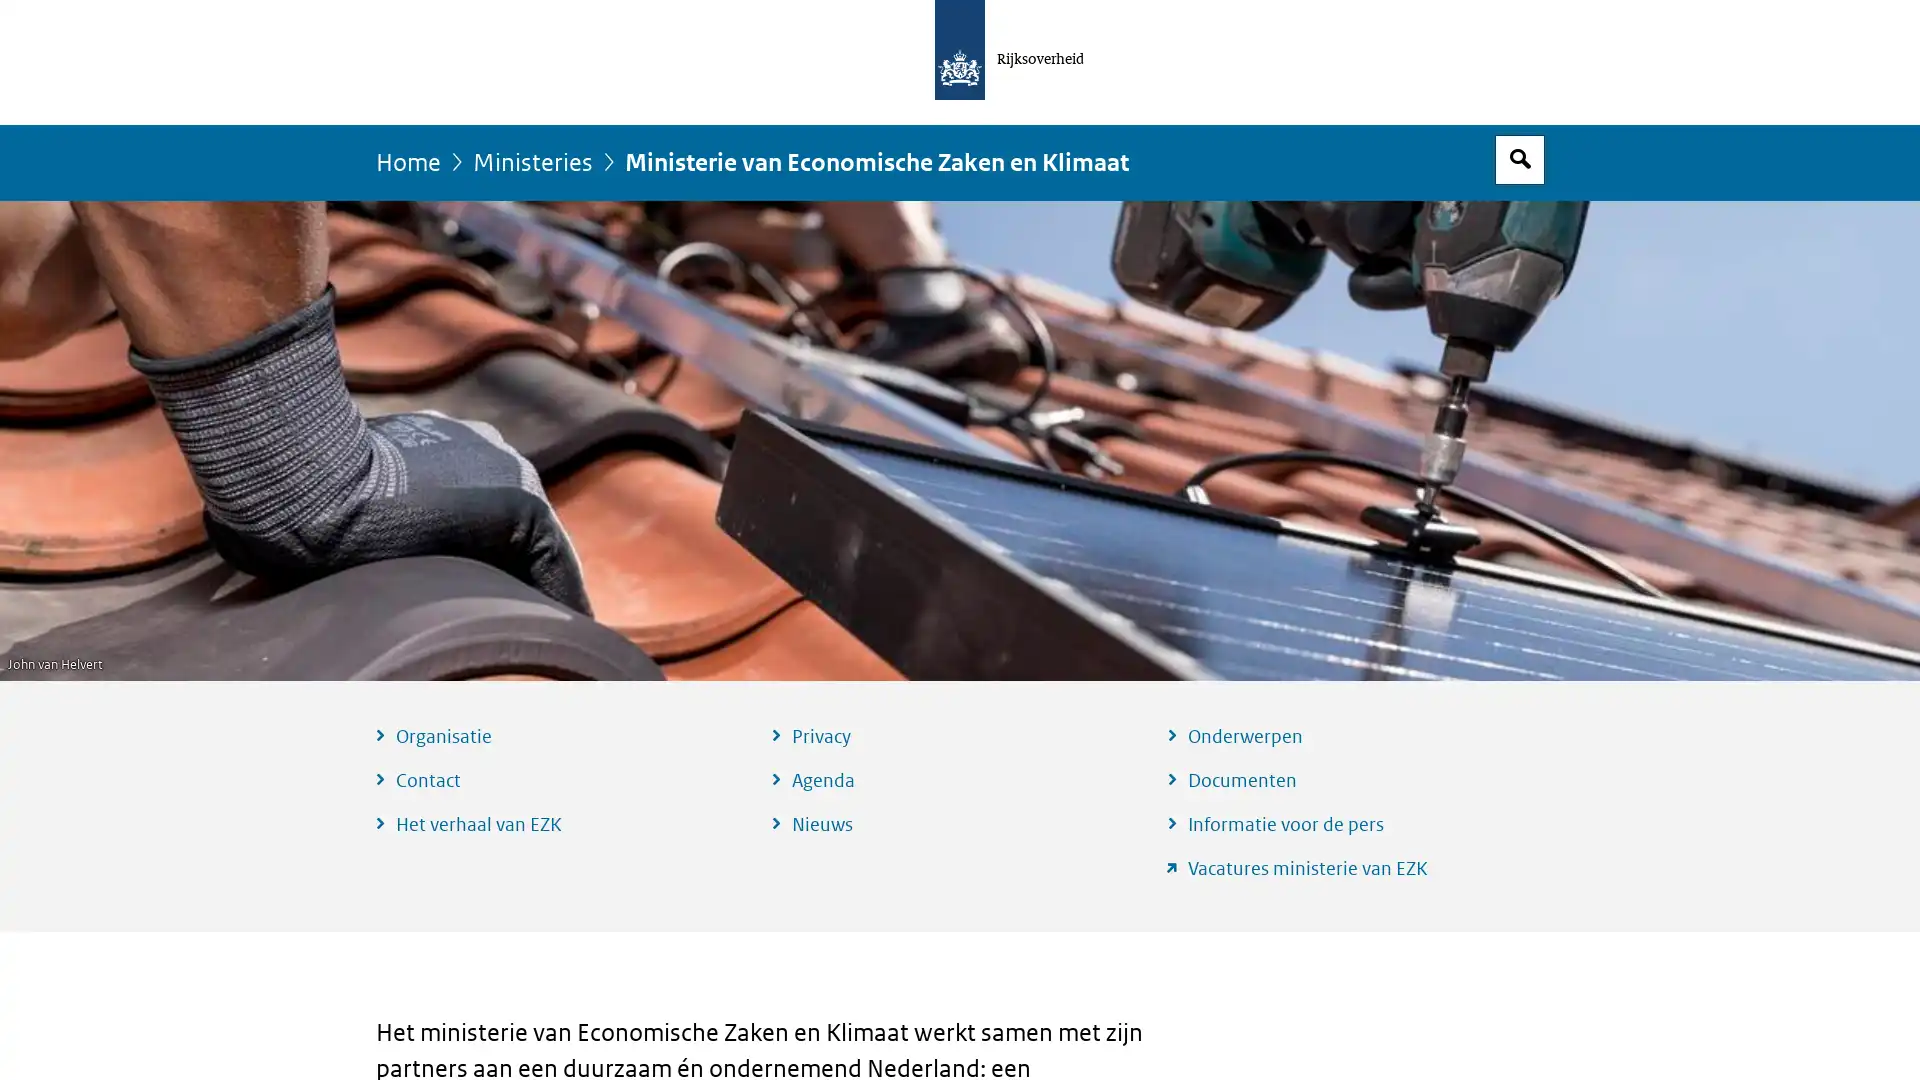 Image resolution: width=1920 pixels, height=1080 pixels. Describe the element at coordinates (1520, 158) in the screenshot. I see `Open zoekveld` at that location.